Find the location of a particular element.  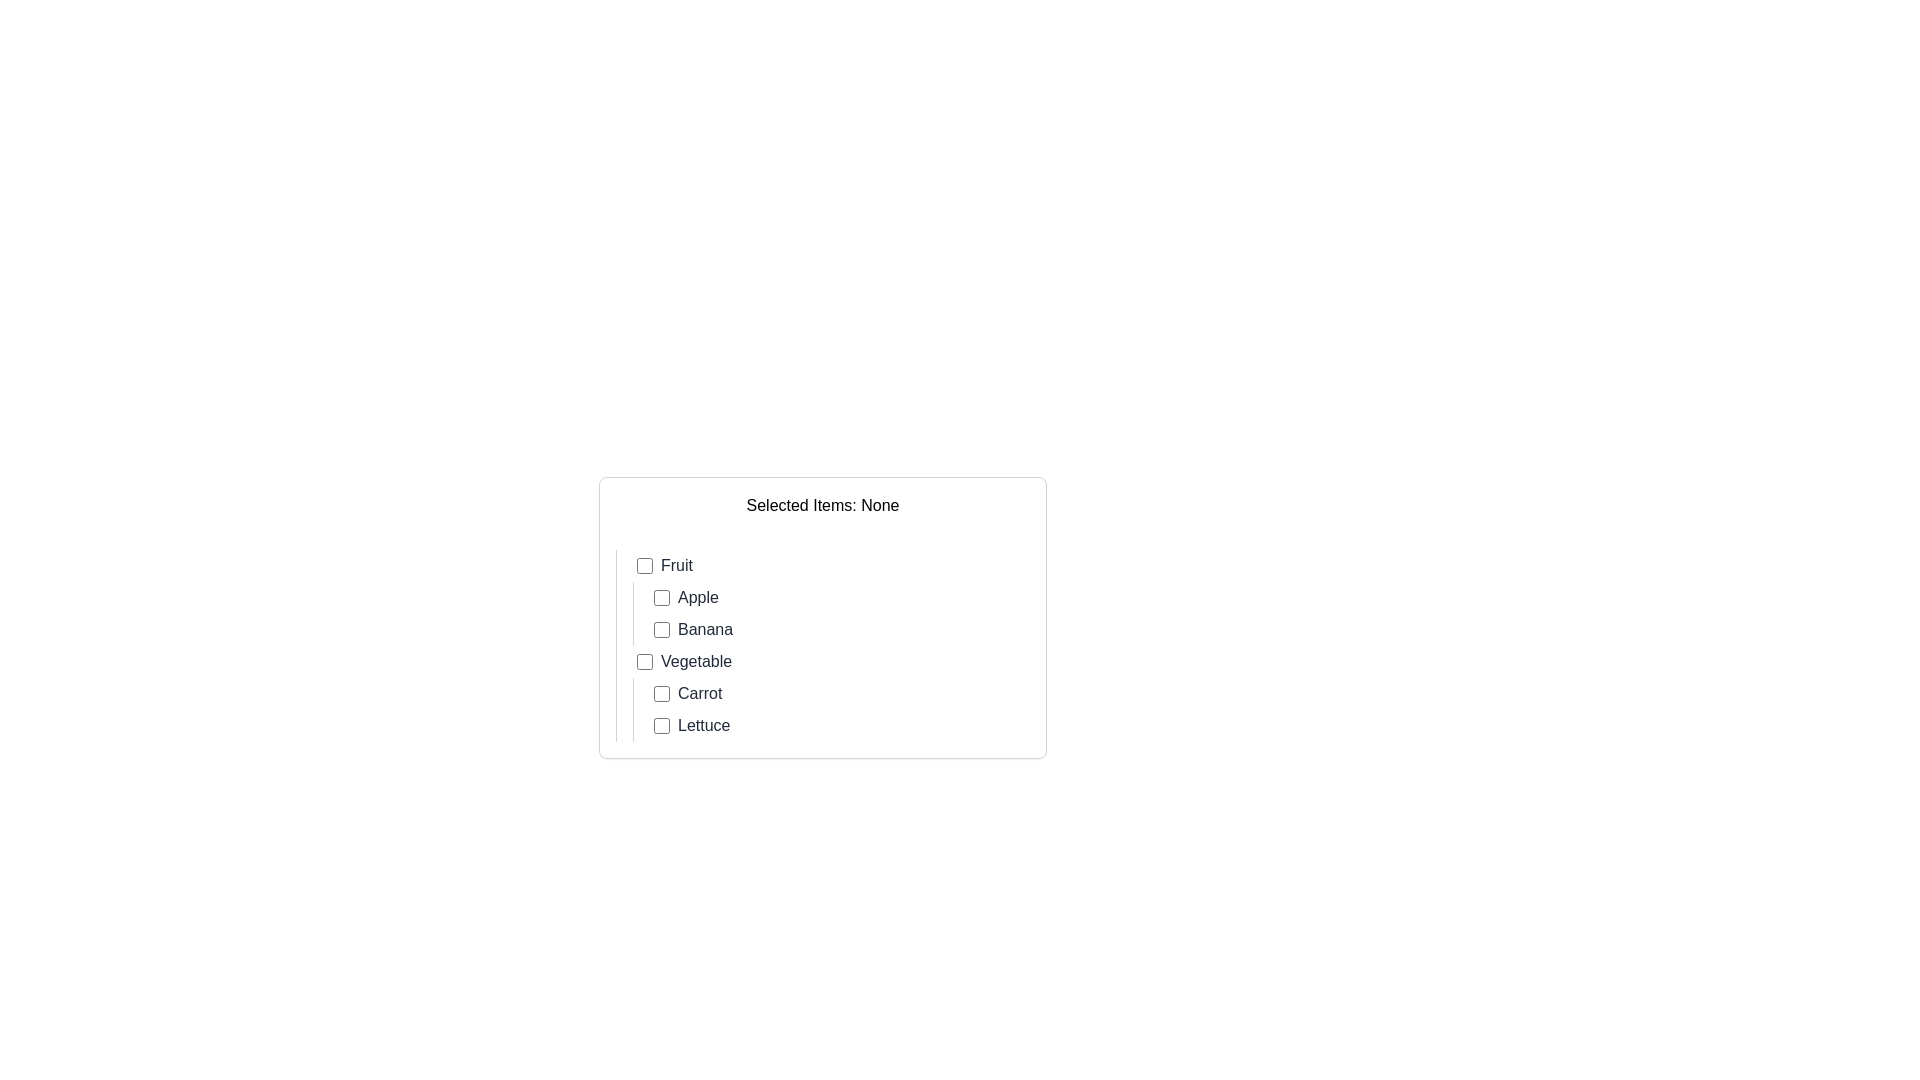

the checkbox is located at coordinates (644, 662).